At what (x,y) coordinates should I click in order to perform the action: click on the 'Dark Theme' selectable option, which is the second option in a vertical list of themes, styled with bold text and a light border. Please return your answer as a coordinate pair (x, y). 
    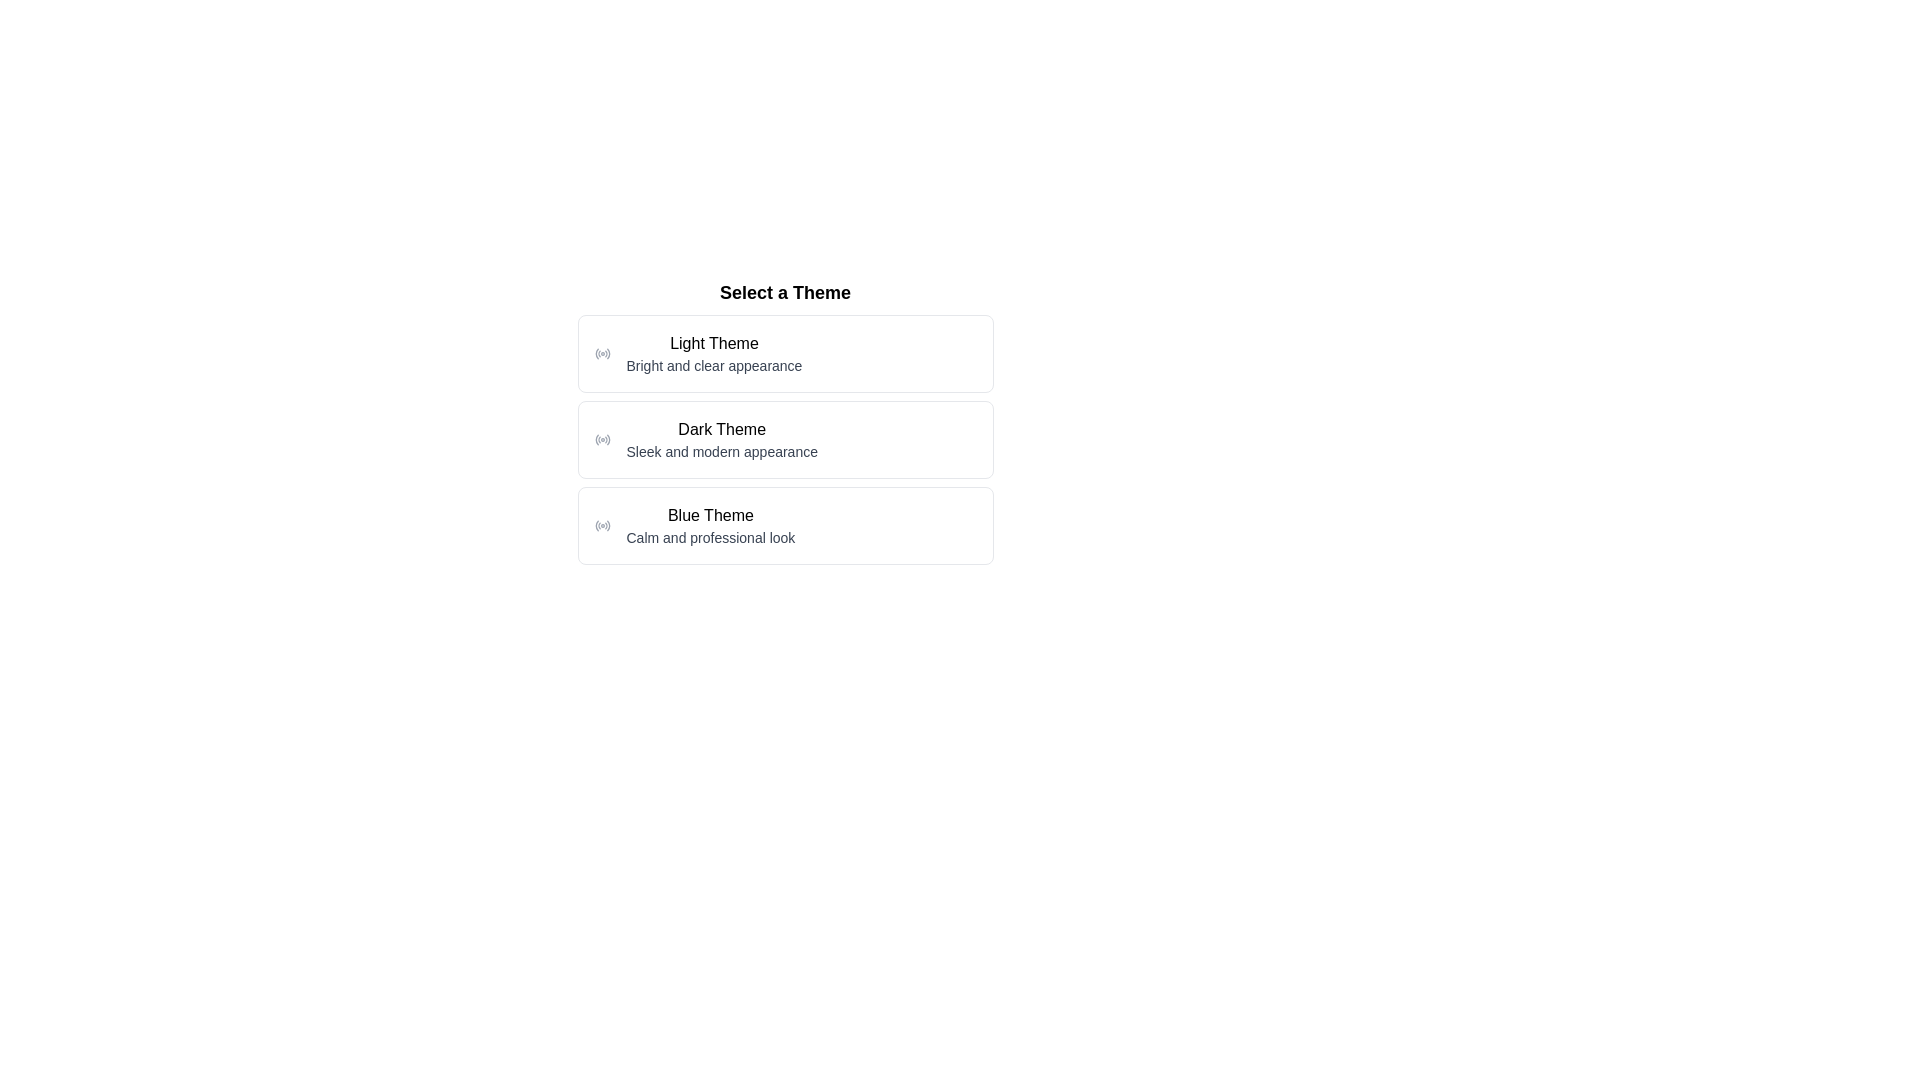
    Looking at the image, I should click on (784, 438).